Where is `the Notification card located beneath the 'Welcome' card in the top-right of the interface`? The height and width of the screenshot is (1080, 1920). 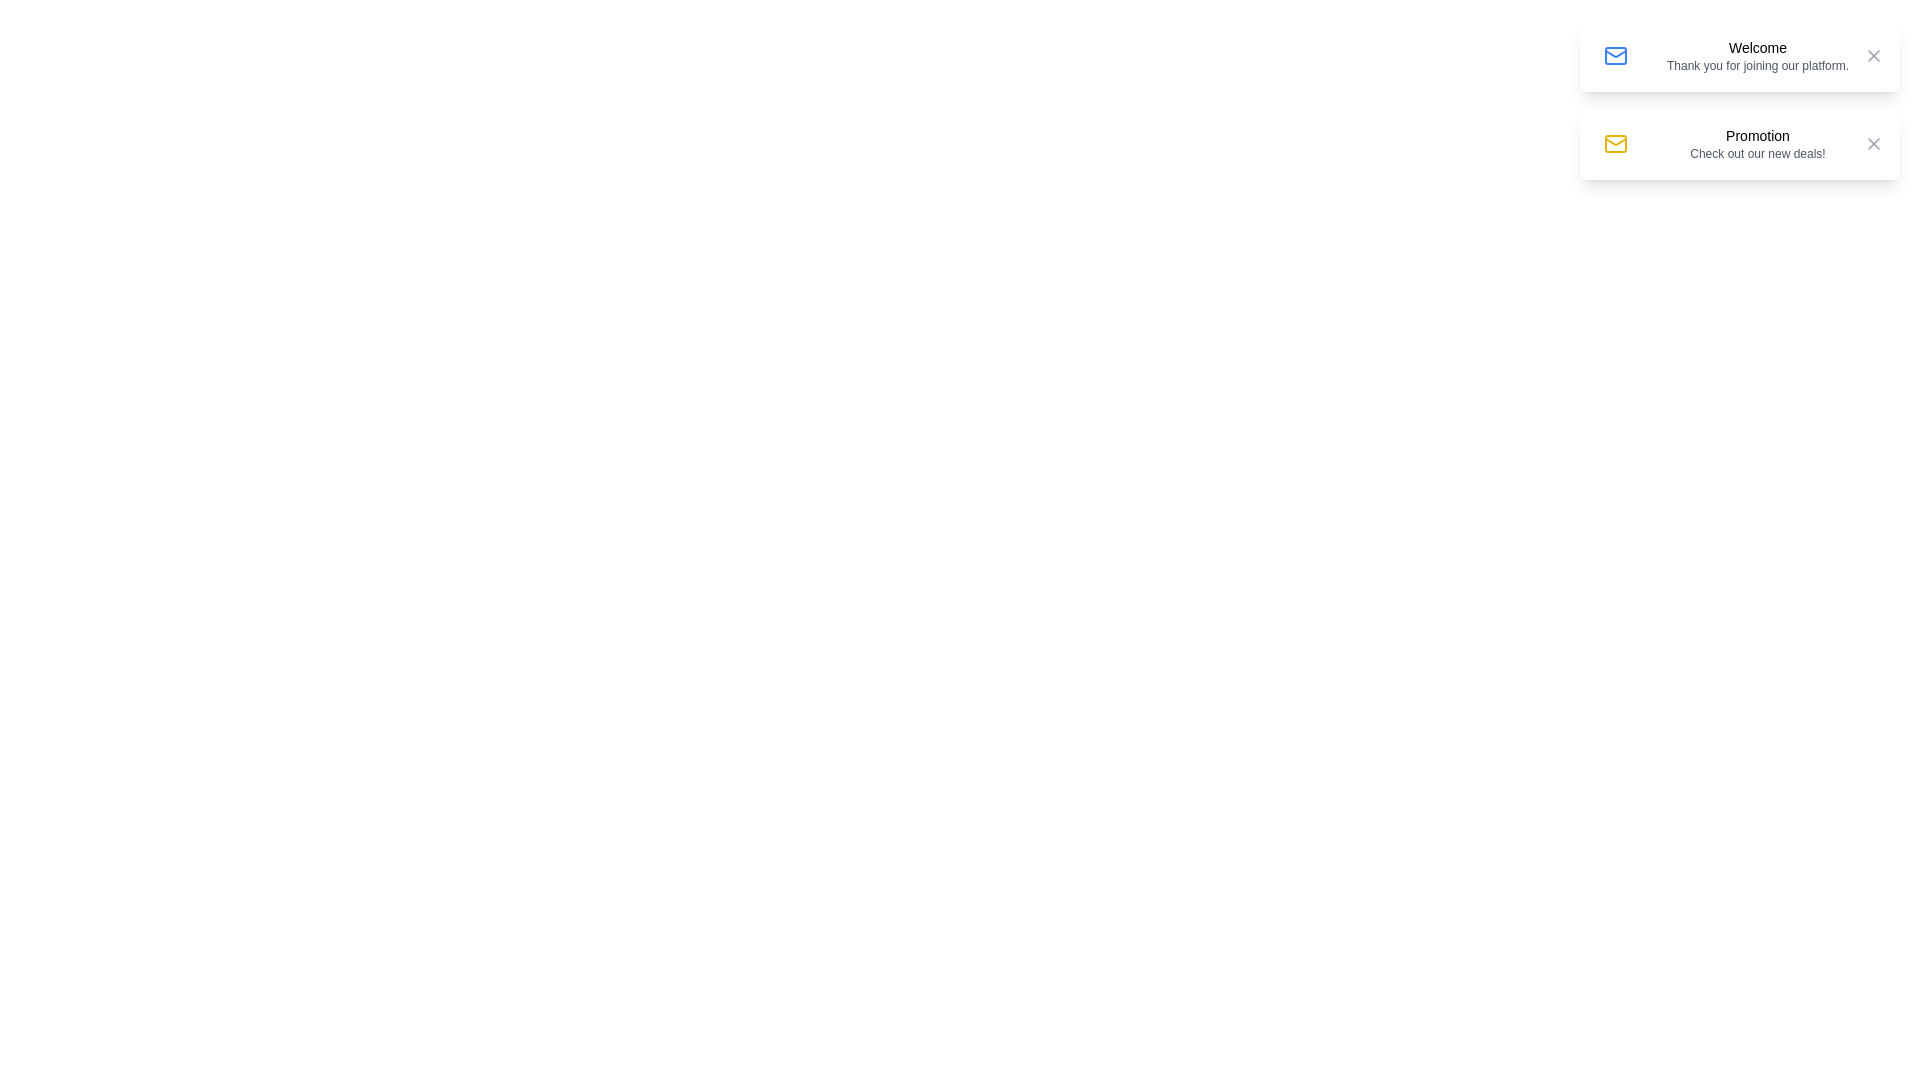 the Notification card located beneath the 'Welcome' card in the top-right of the interface is located at coordinates (1738, 142).